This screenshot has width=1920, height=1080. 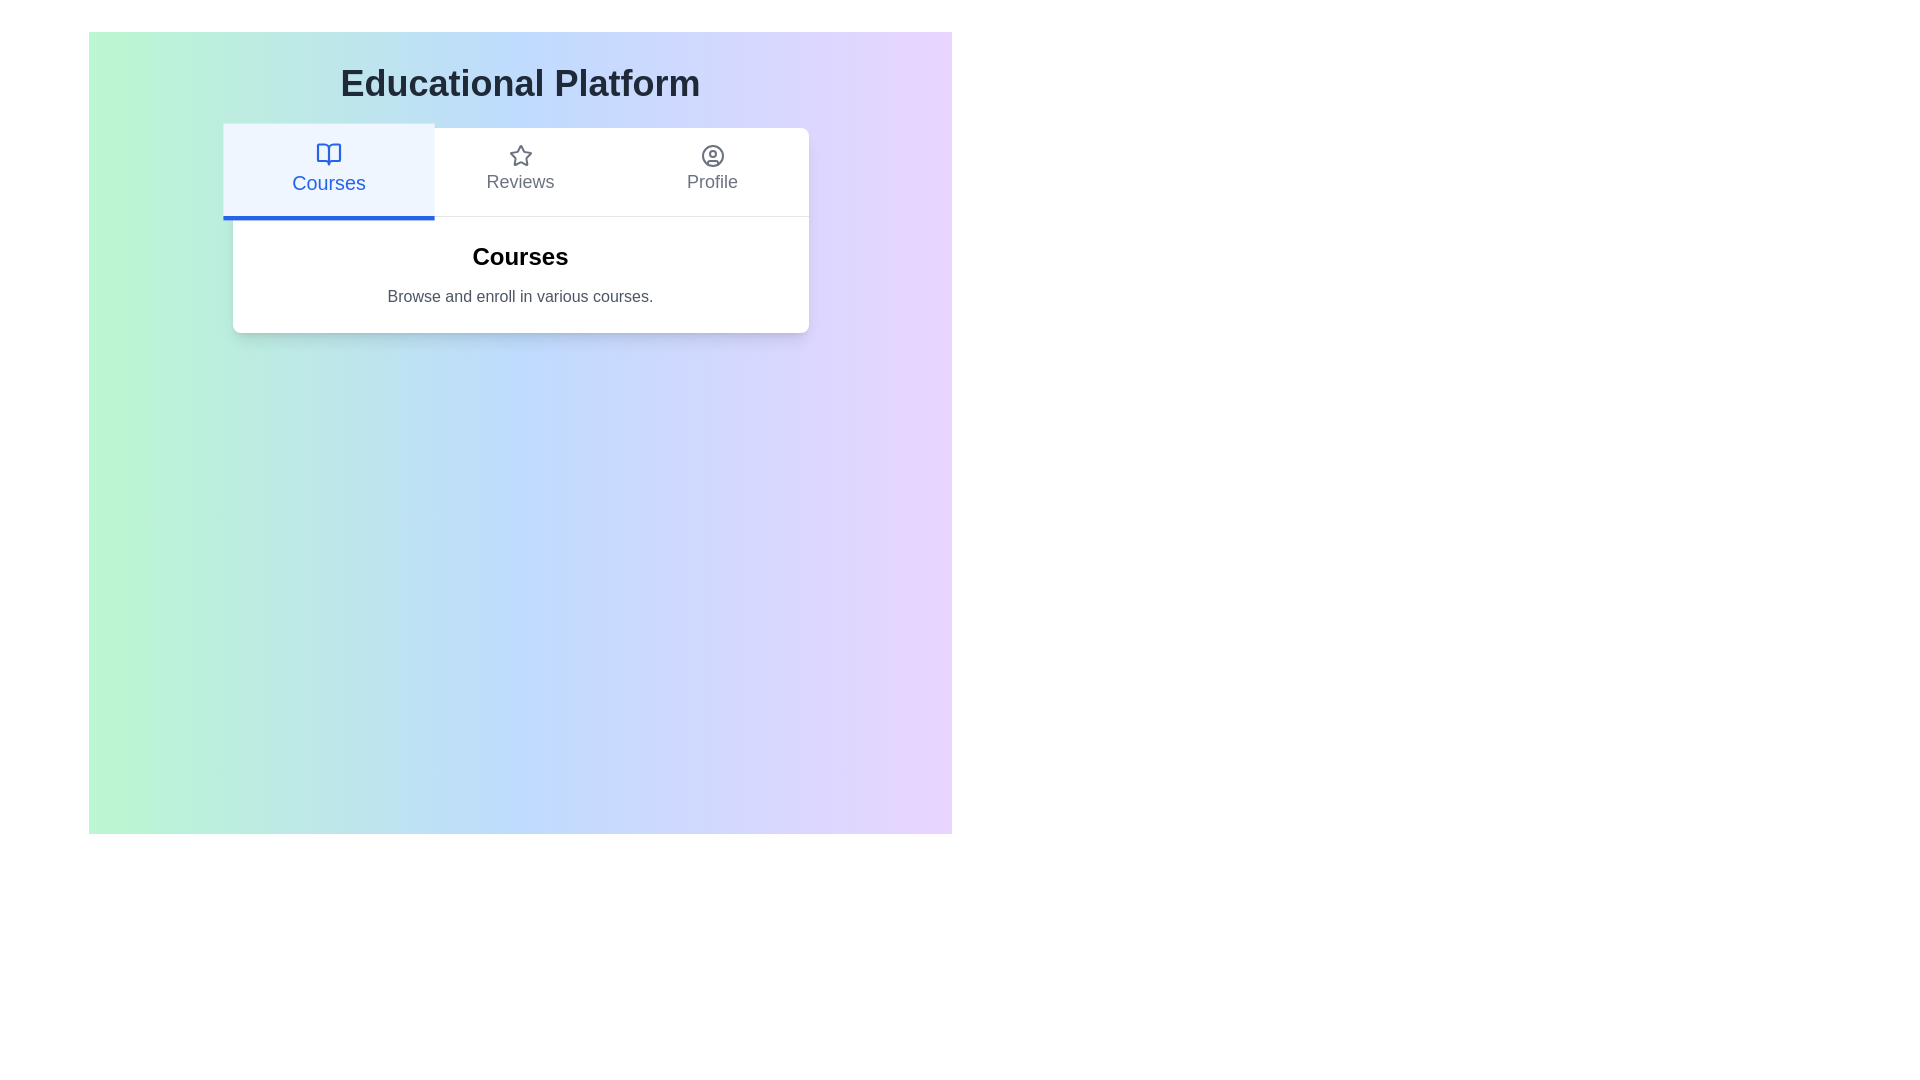 What do you see at coordinates (712, 171) in the screenshot?
I see `the Profile tab to switch views` at bounding box center [712, 171].